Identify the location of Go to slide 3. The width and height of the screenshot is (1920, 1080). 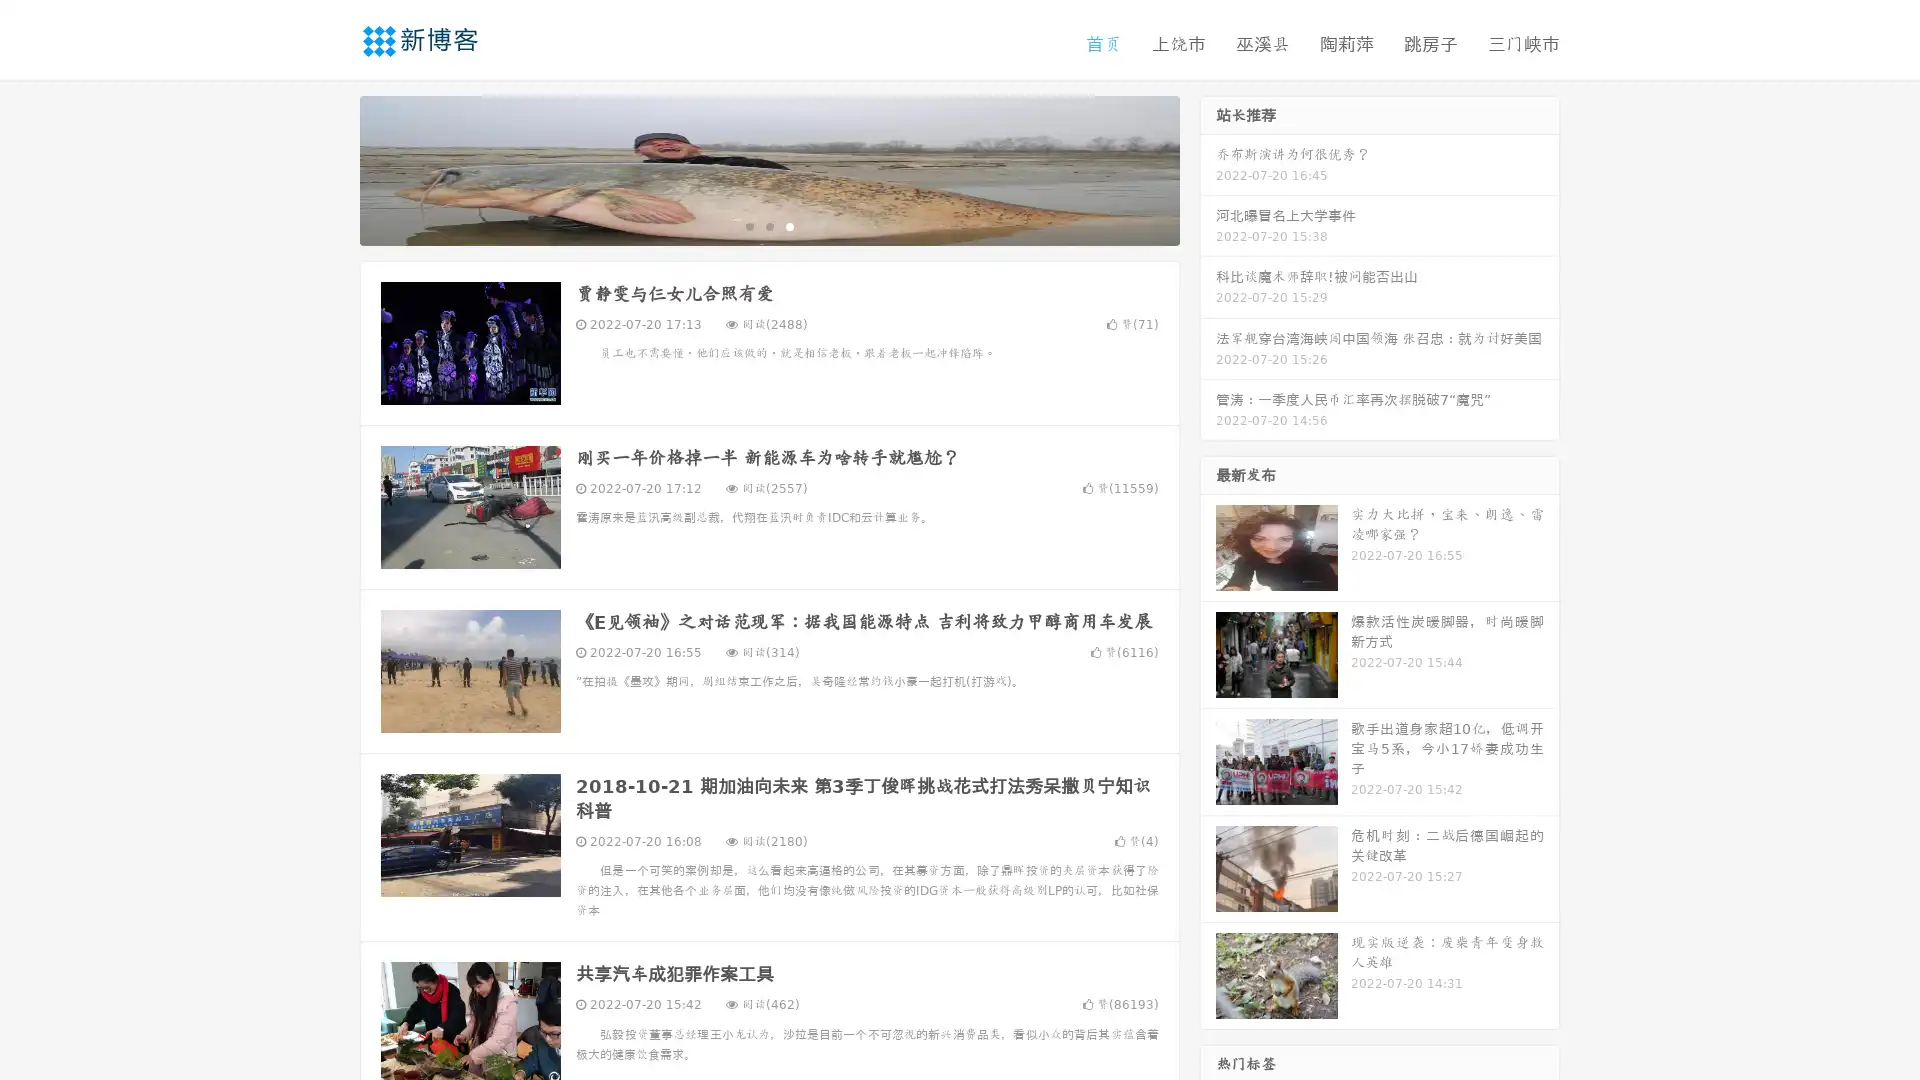
(789, 225).